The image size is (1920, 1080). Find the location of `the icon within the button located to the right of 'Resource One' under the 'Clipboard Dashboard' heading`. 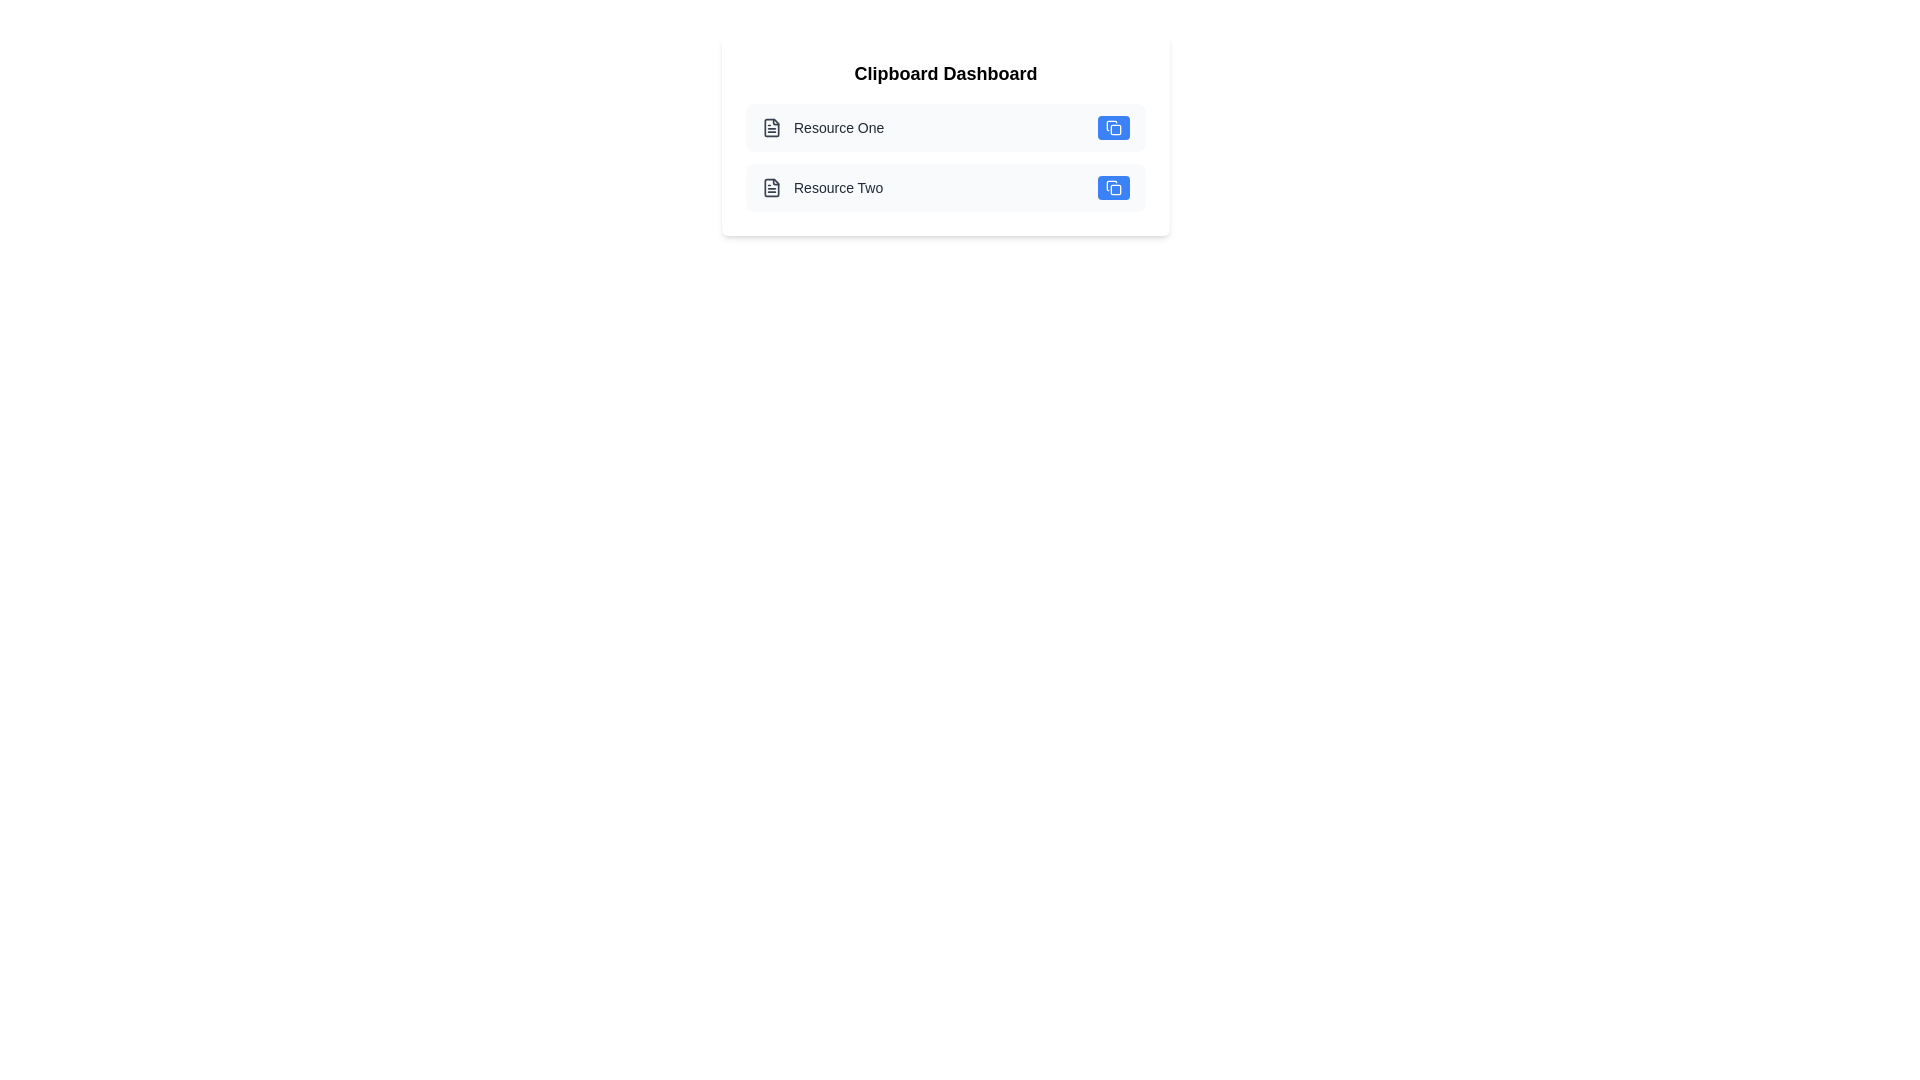

the icon within the button located to the right of 'Resource One' under the 'Clipboard Dashboard' heading is located at coordinates (1112, 127).